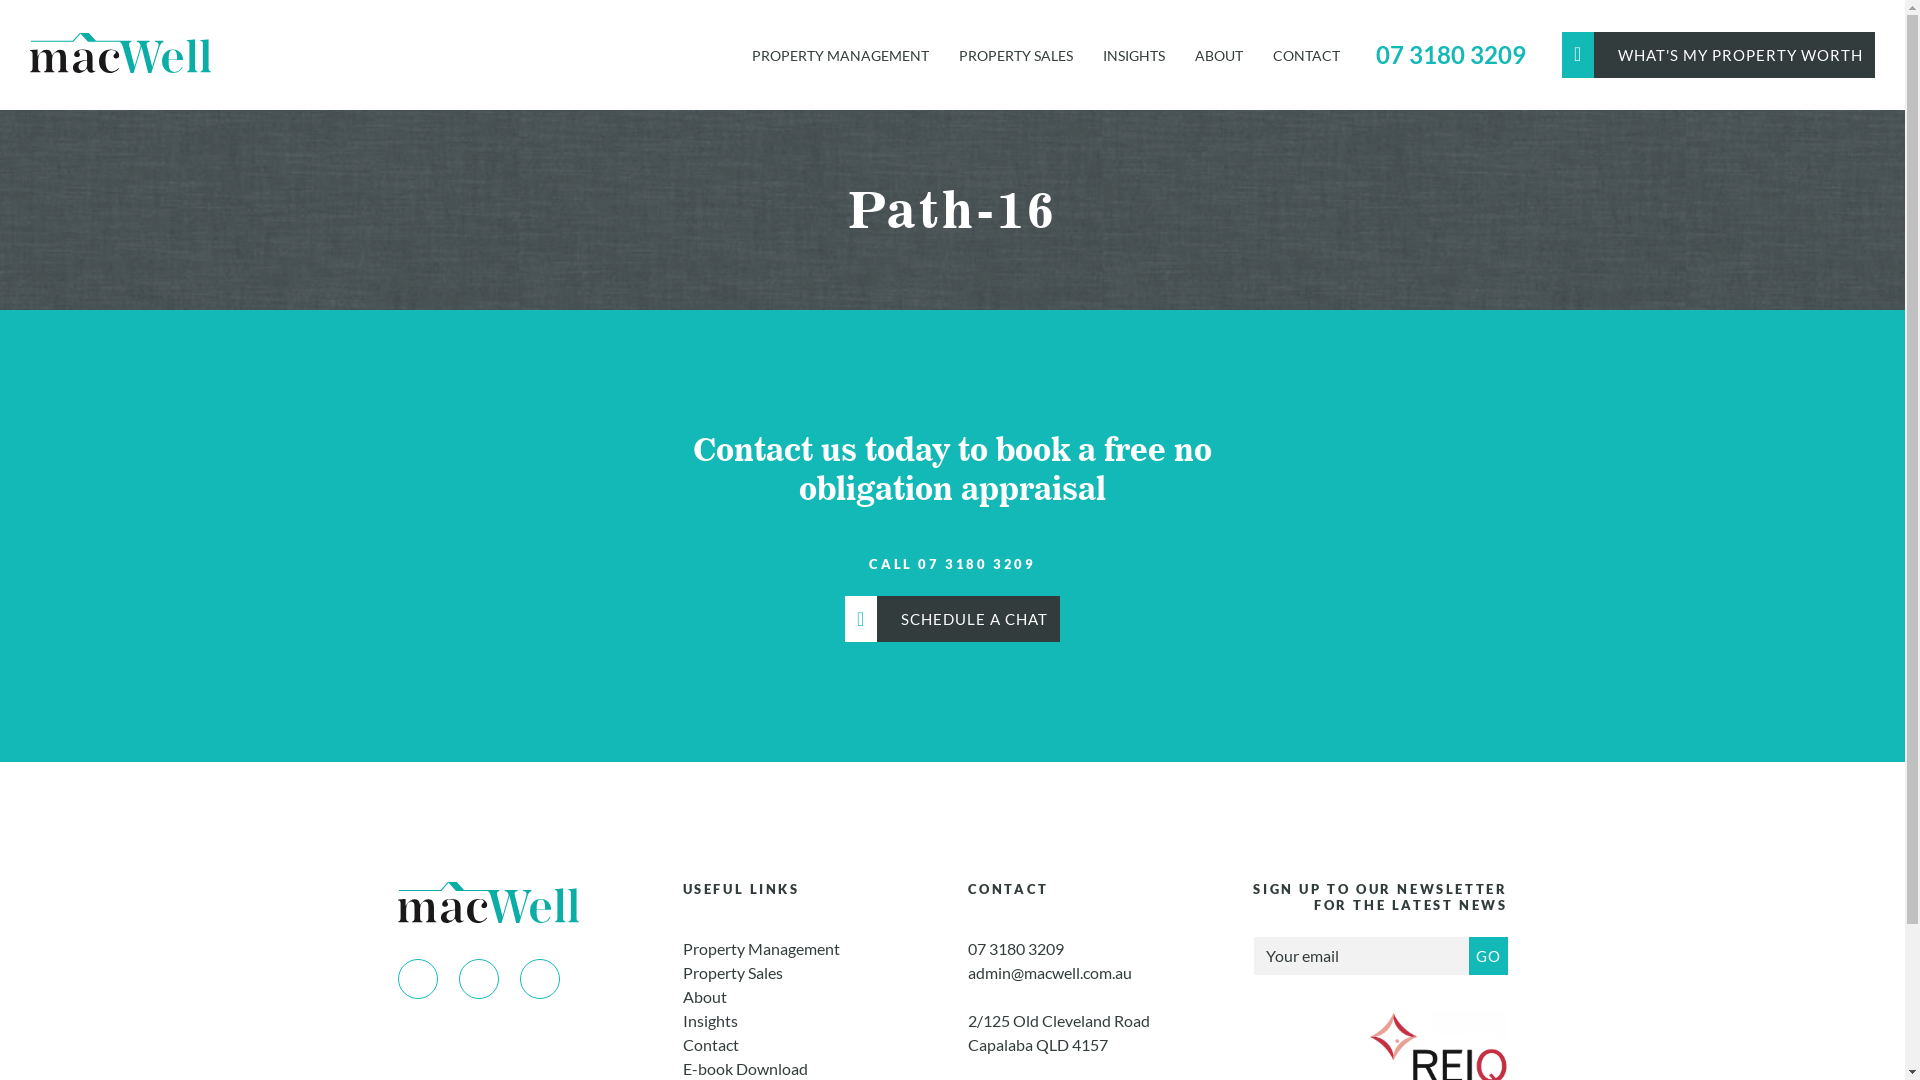 The width and height of the screenshot is (1920, 1080). I want to click on 'Instagram', so click(477, 978).